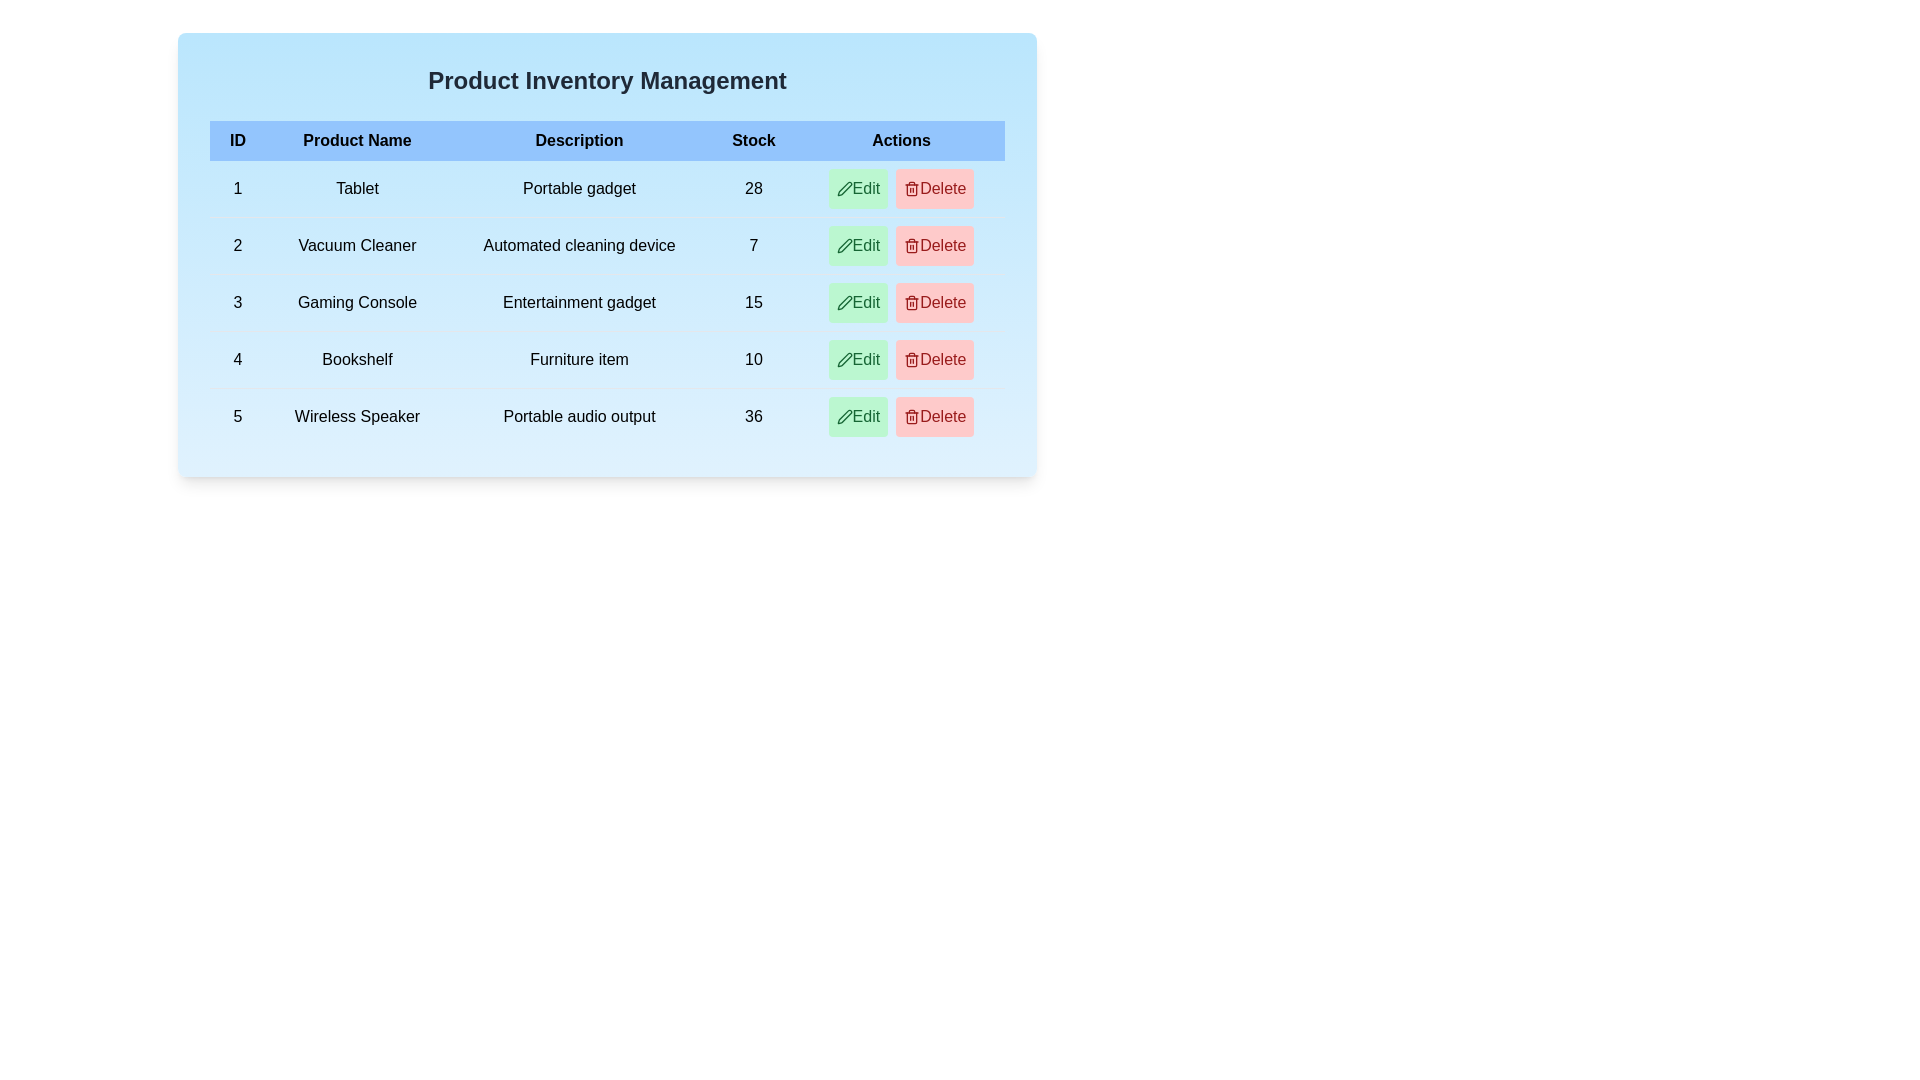 The height and width of the screenshot is (1080, 1920). Describe the element at coordinates (911, 246) in the screenshot. I see `the decorative graphical element of the trash can icon, which is part of the 'Delete' button in the fifth row of the table in the 'Actions' column` at that location.